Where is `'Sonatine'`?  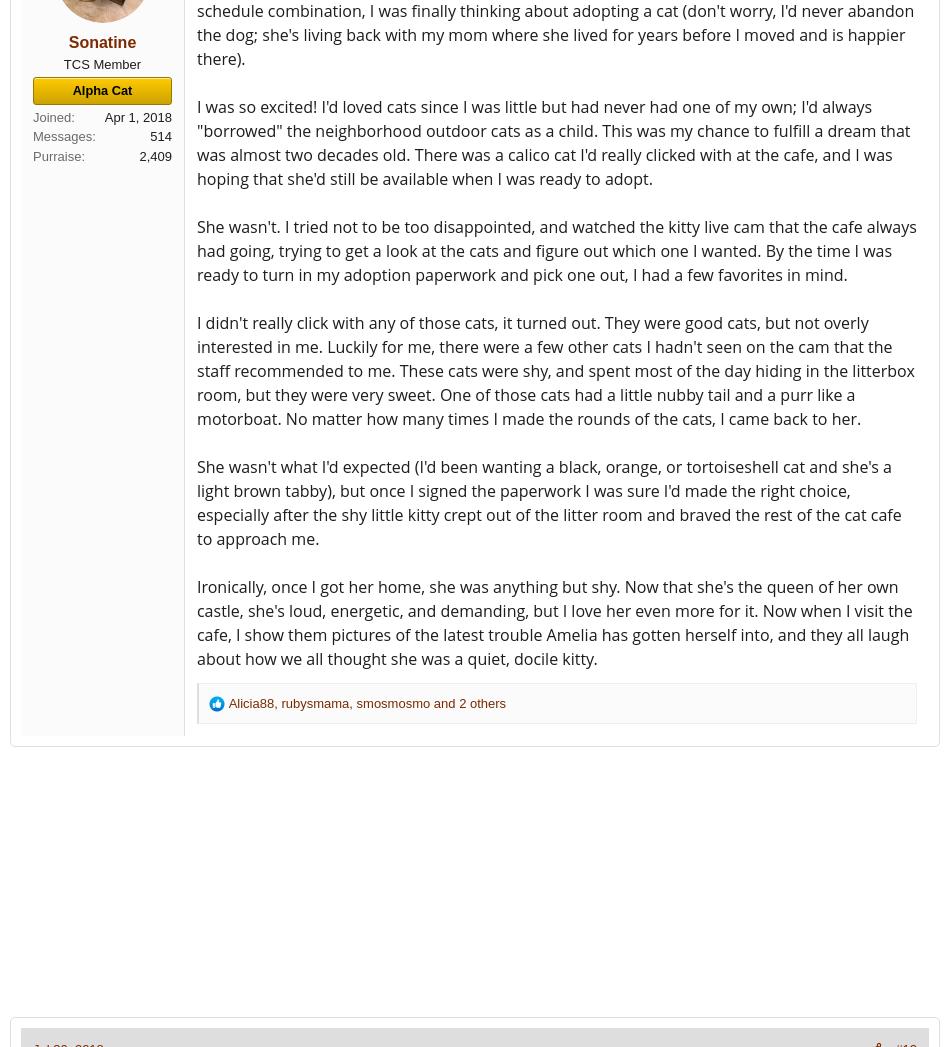
'Sonatine' is located at coordinates (102, 40).